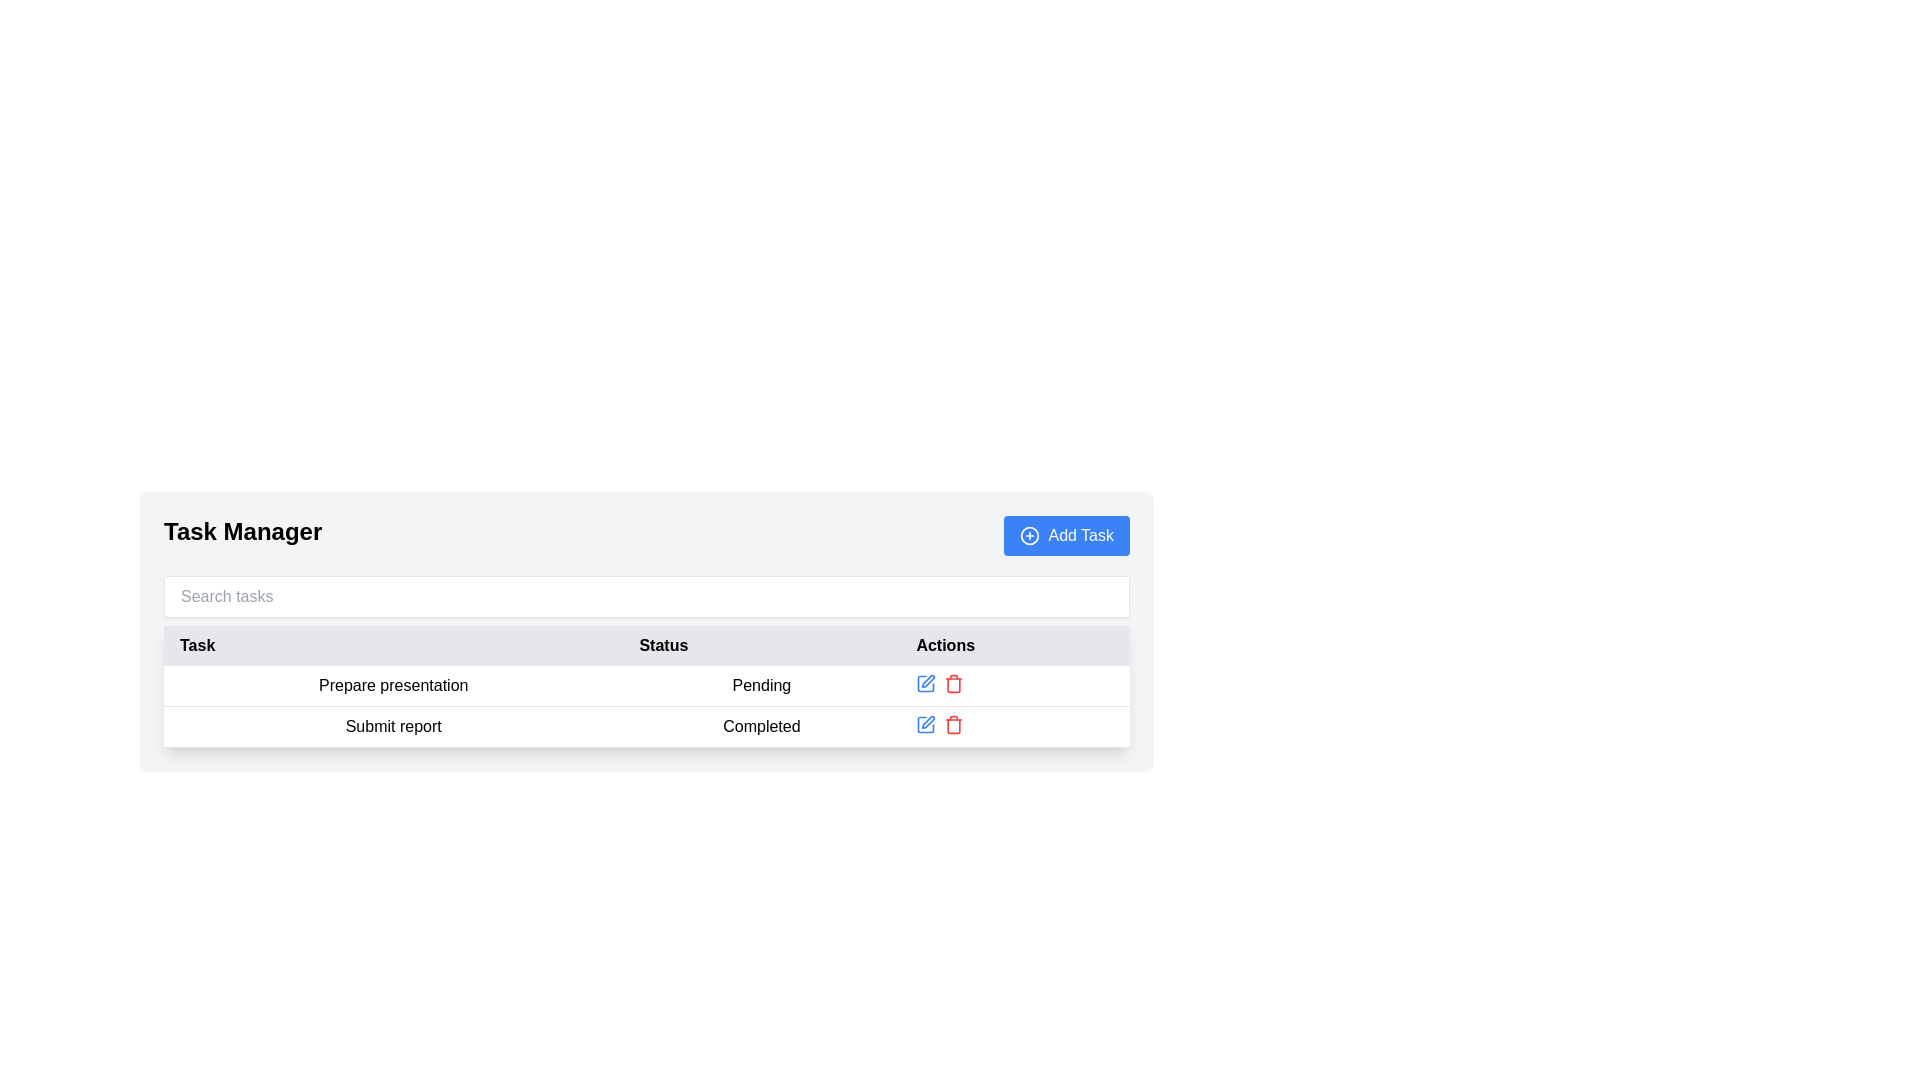 Image resolution: width=1920 pixels, height=1080 pixels. I want to click on the trash bin icon button in the 'Actions' column, second row of the table, to change its visual state, so click(953, 725).